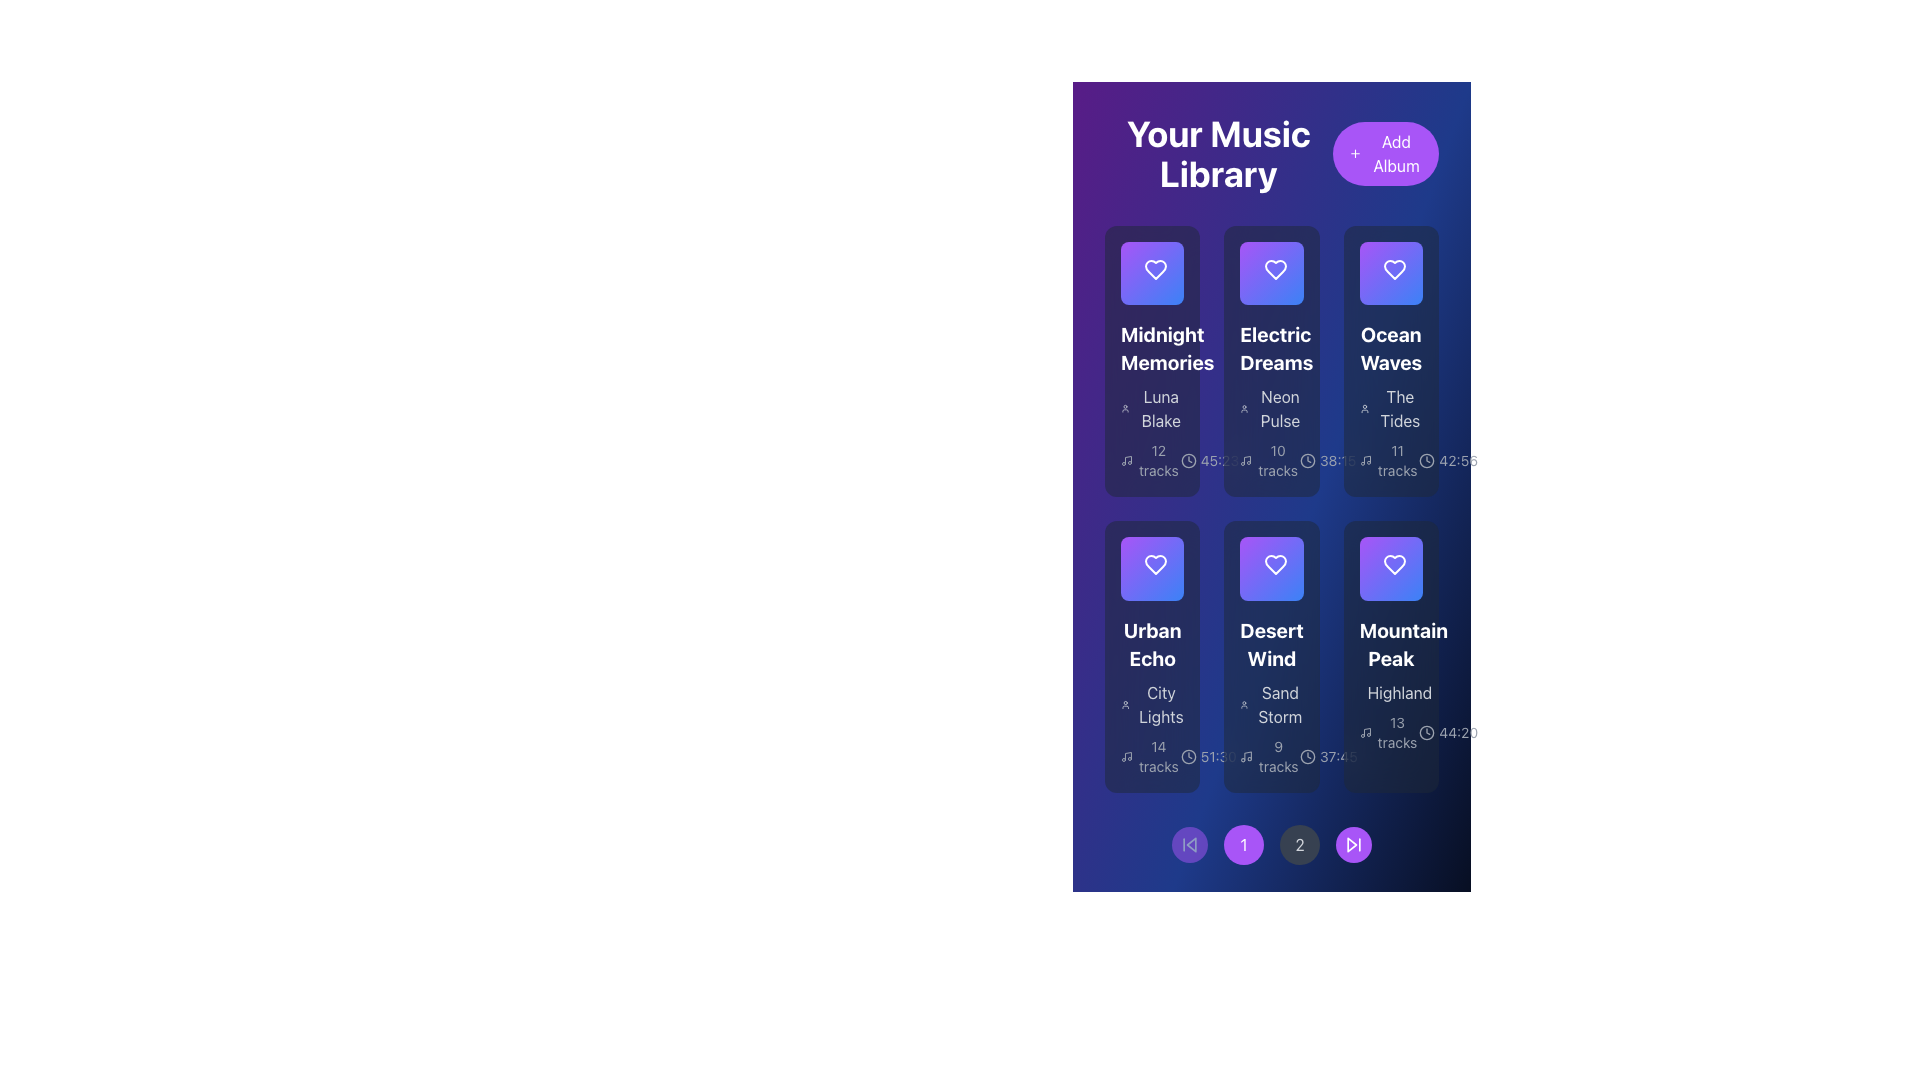 This screenshot has height=1080, width=1920. I want to click on the outer circle of the clock icon, which is a decorative component located at the bottom-right of the 'Mountain Peak' album card in the music library application, so click(1426, 732).